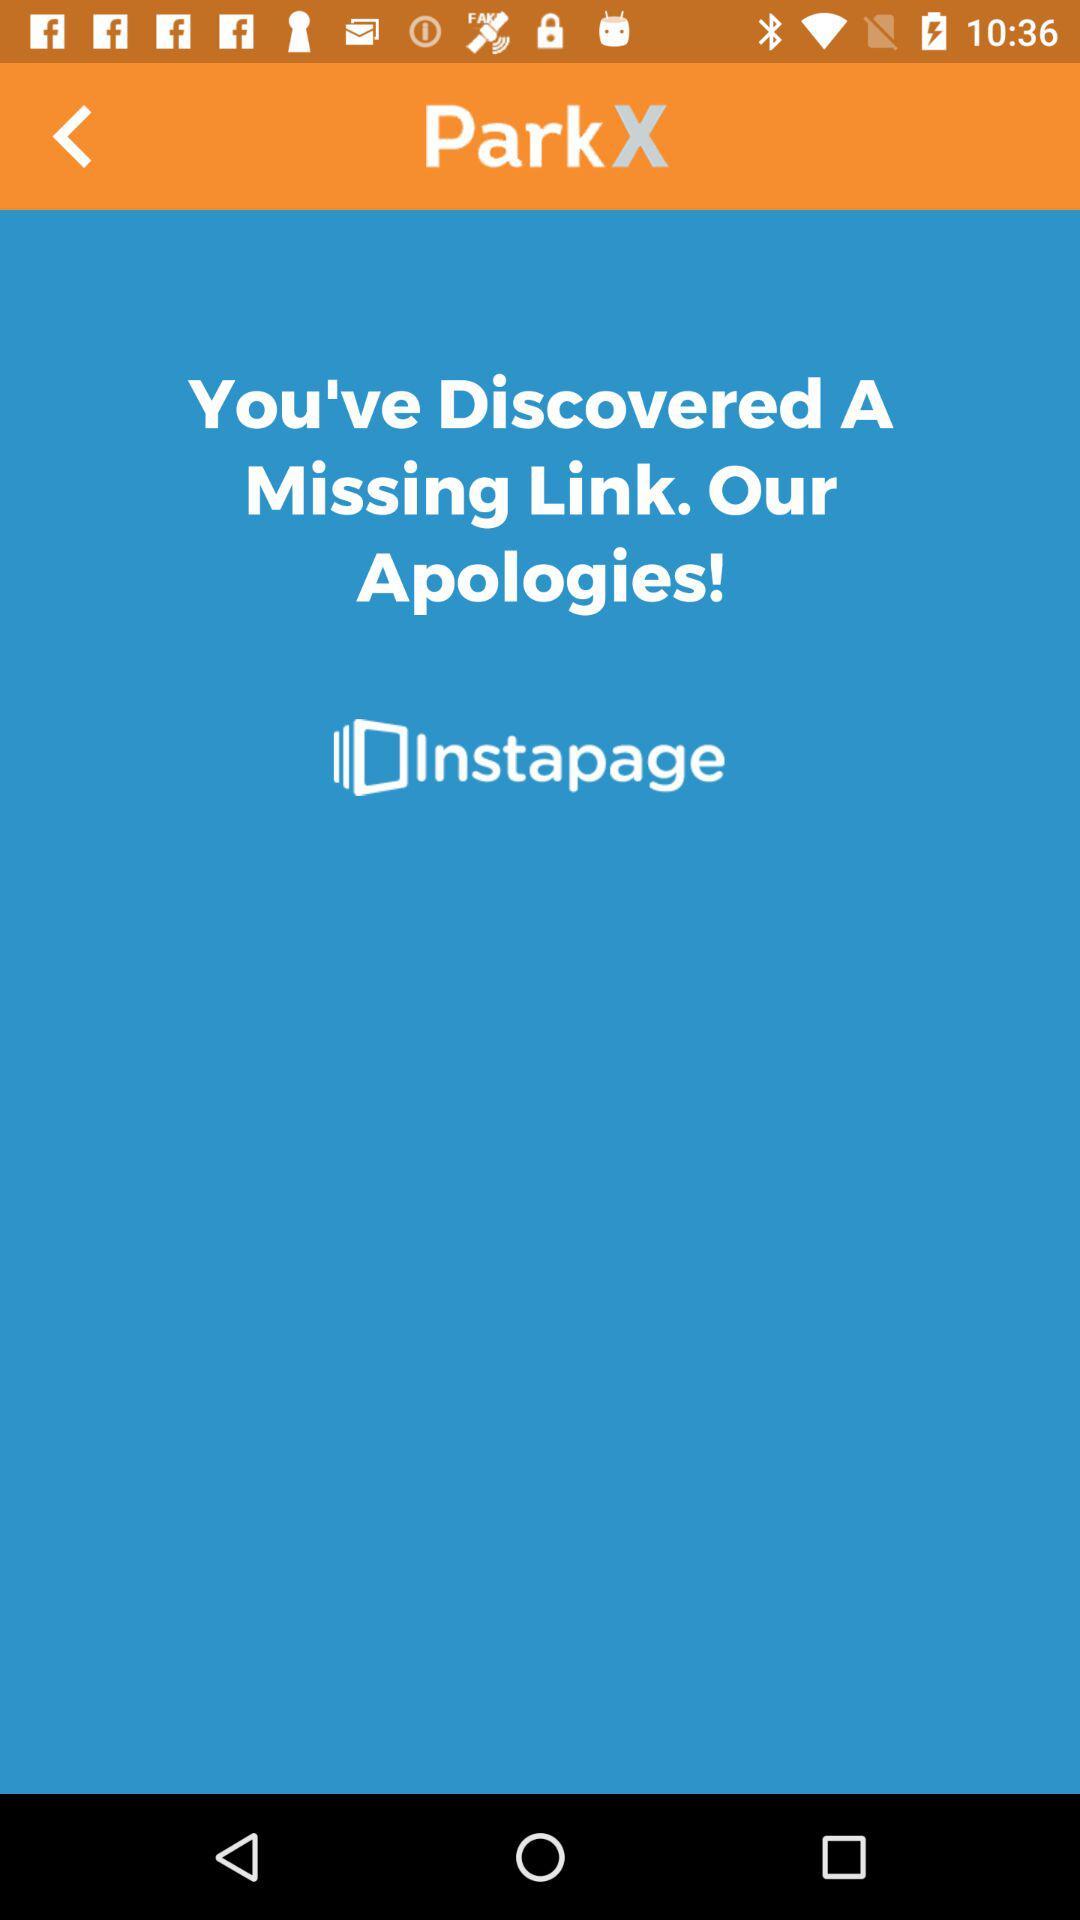 This screenshot has width=1080, height=1920. What do you see at coordinates (72, 135) in the screenshot?
I see `go back` at bounding box center [72, 135].